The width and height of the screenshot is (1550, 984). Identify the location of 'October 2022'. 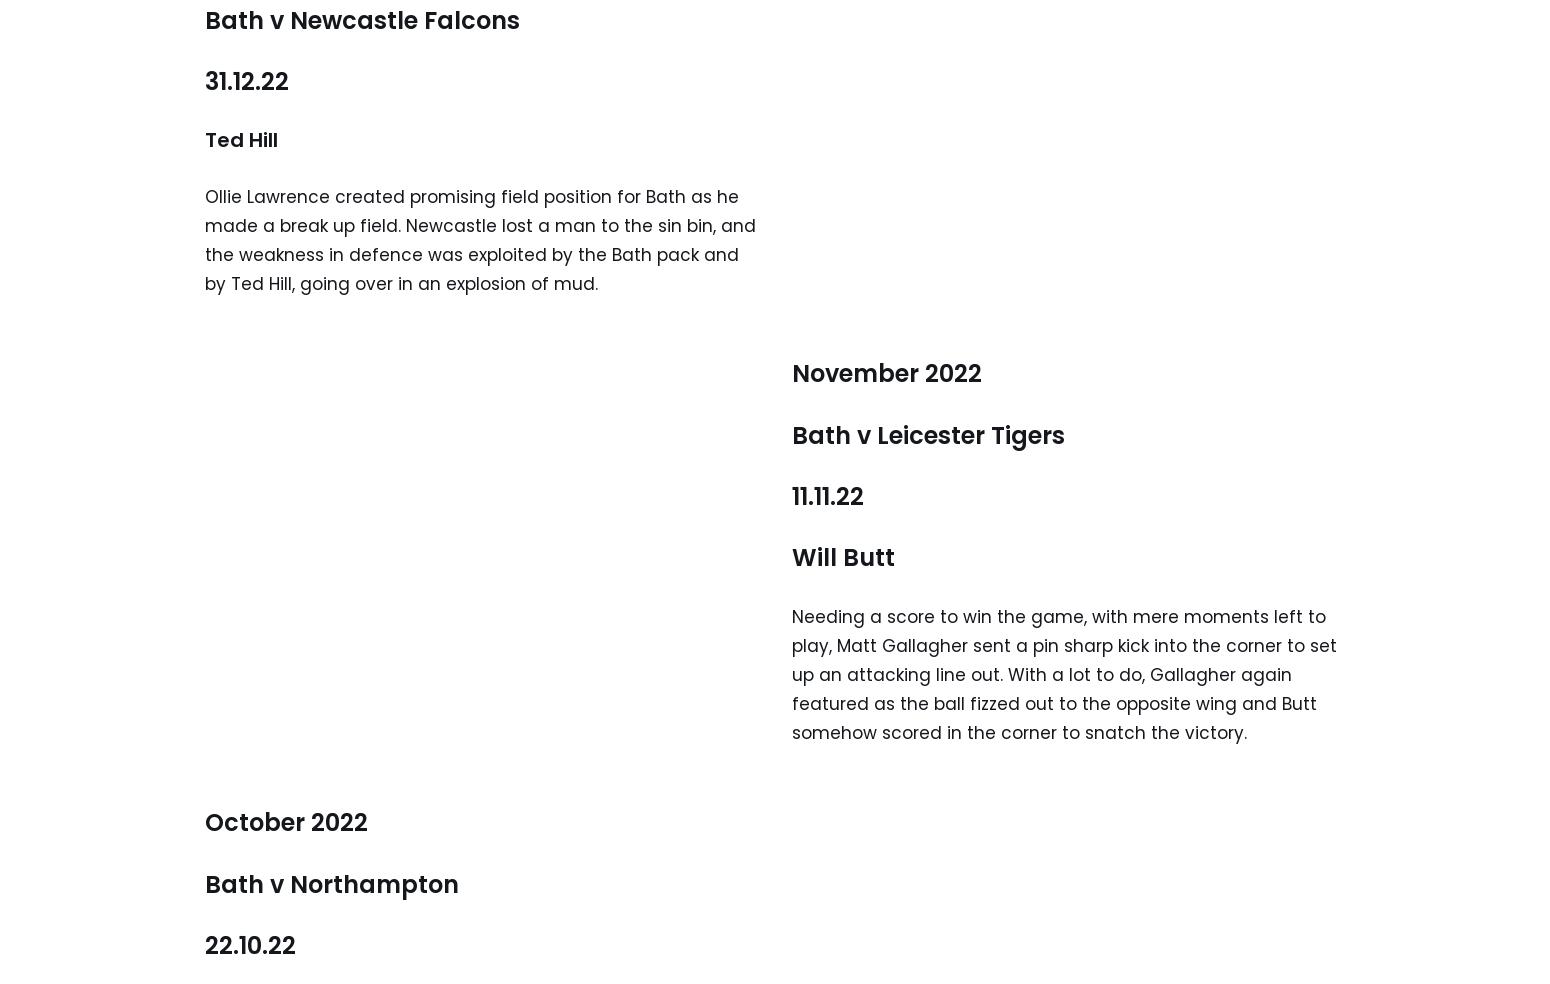
(204, 821).